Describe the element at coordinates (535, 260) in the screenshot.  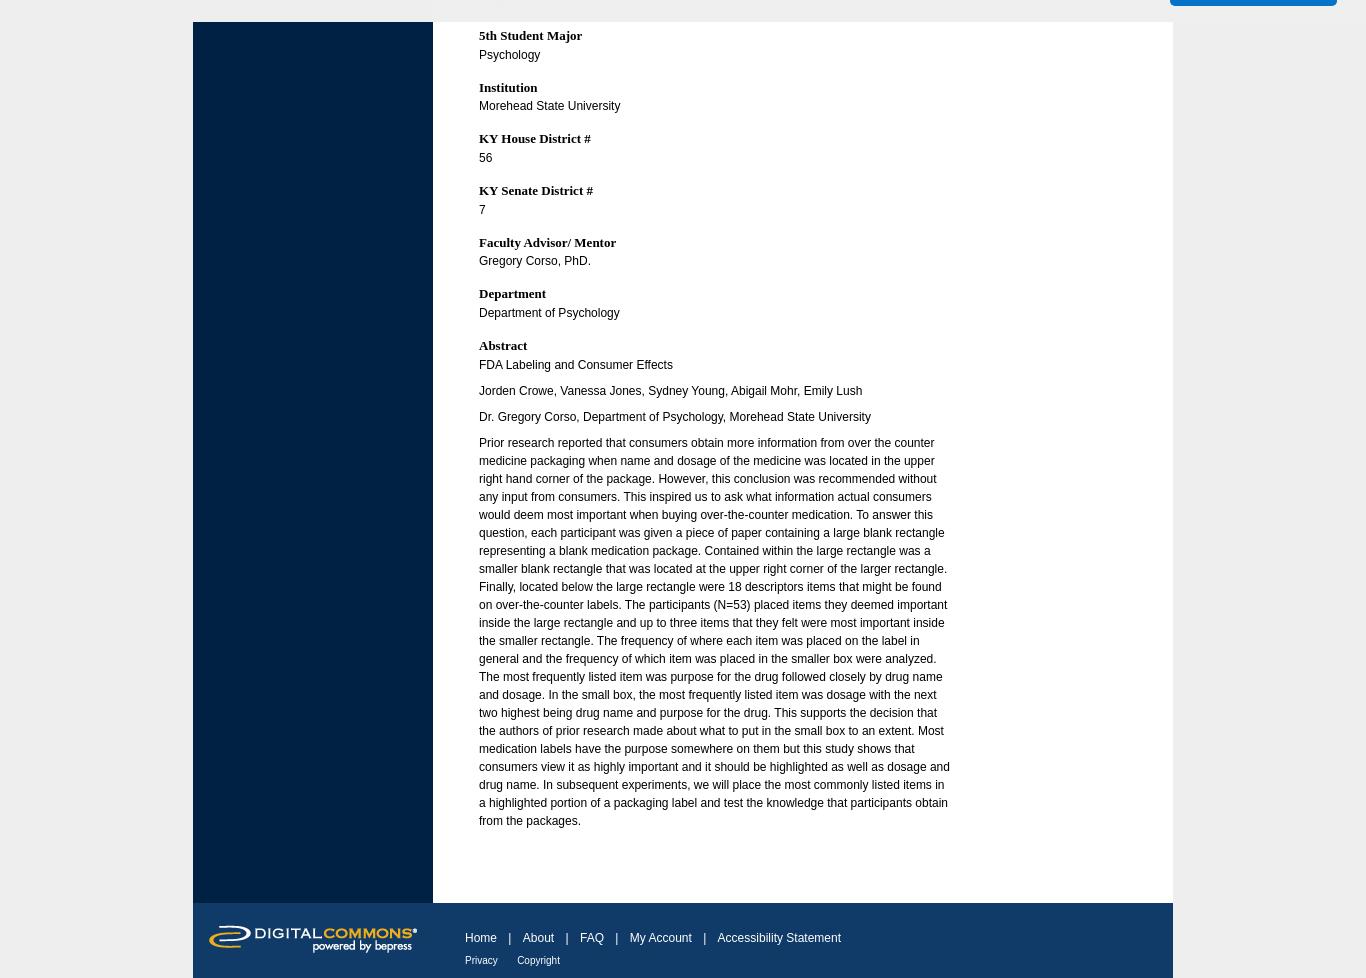
I see `'Gregory Corso, PhD.'` at that location.